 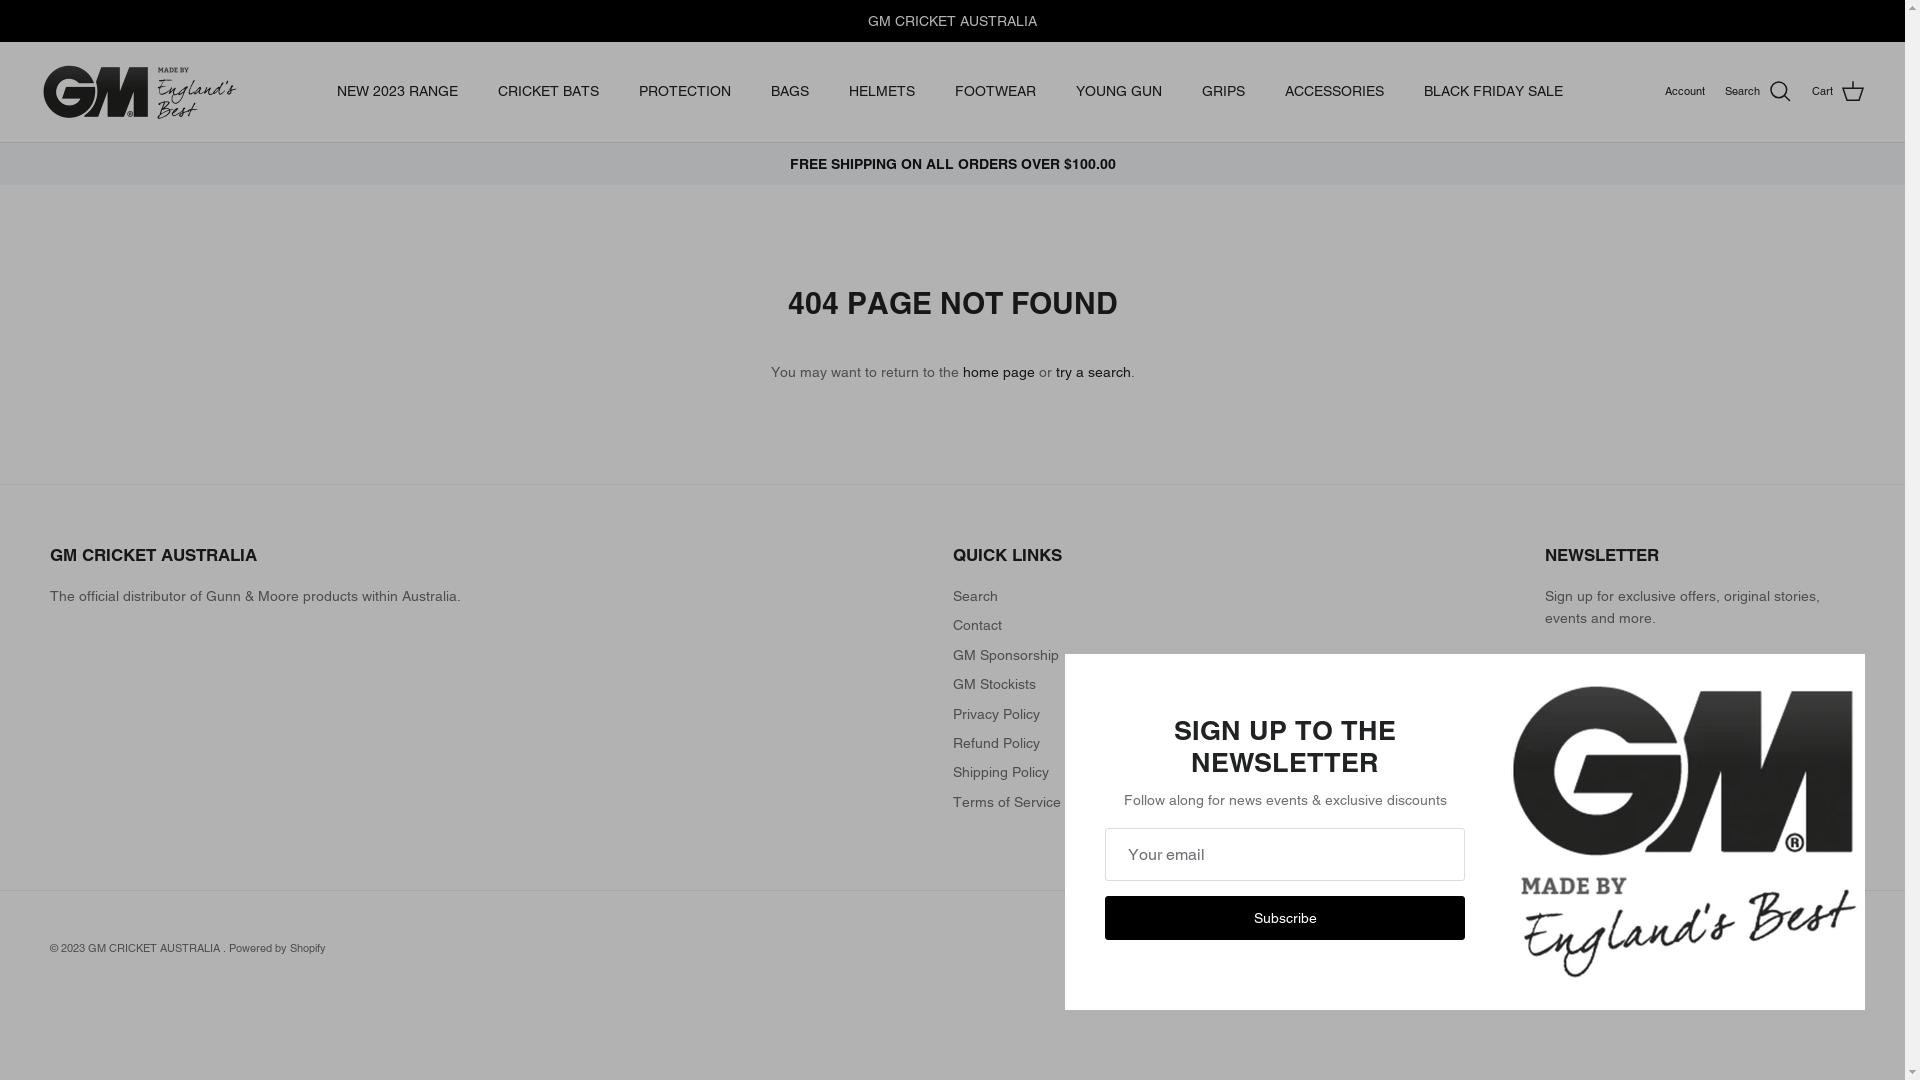 I want to click on 'GM CRICKET AUSTRALIA ', so click(x=138, y=92).